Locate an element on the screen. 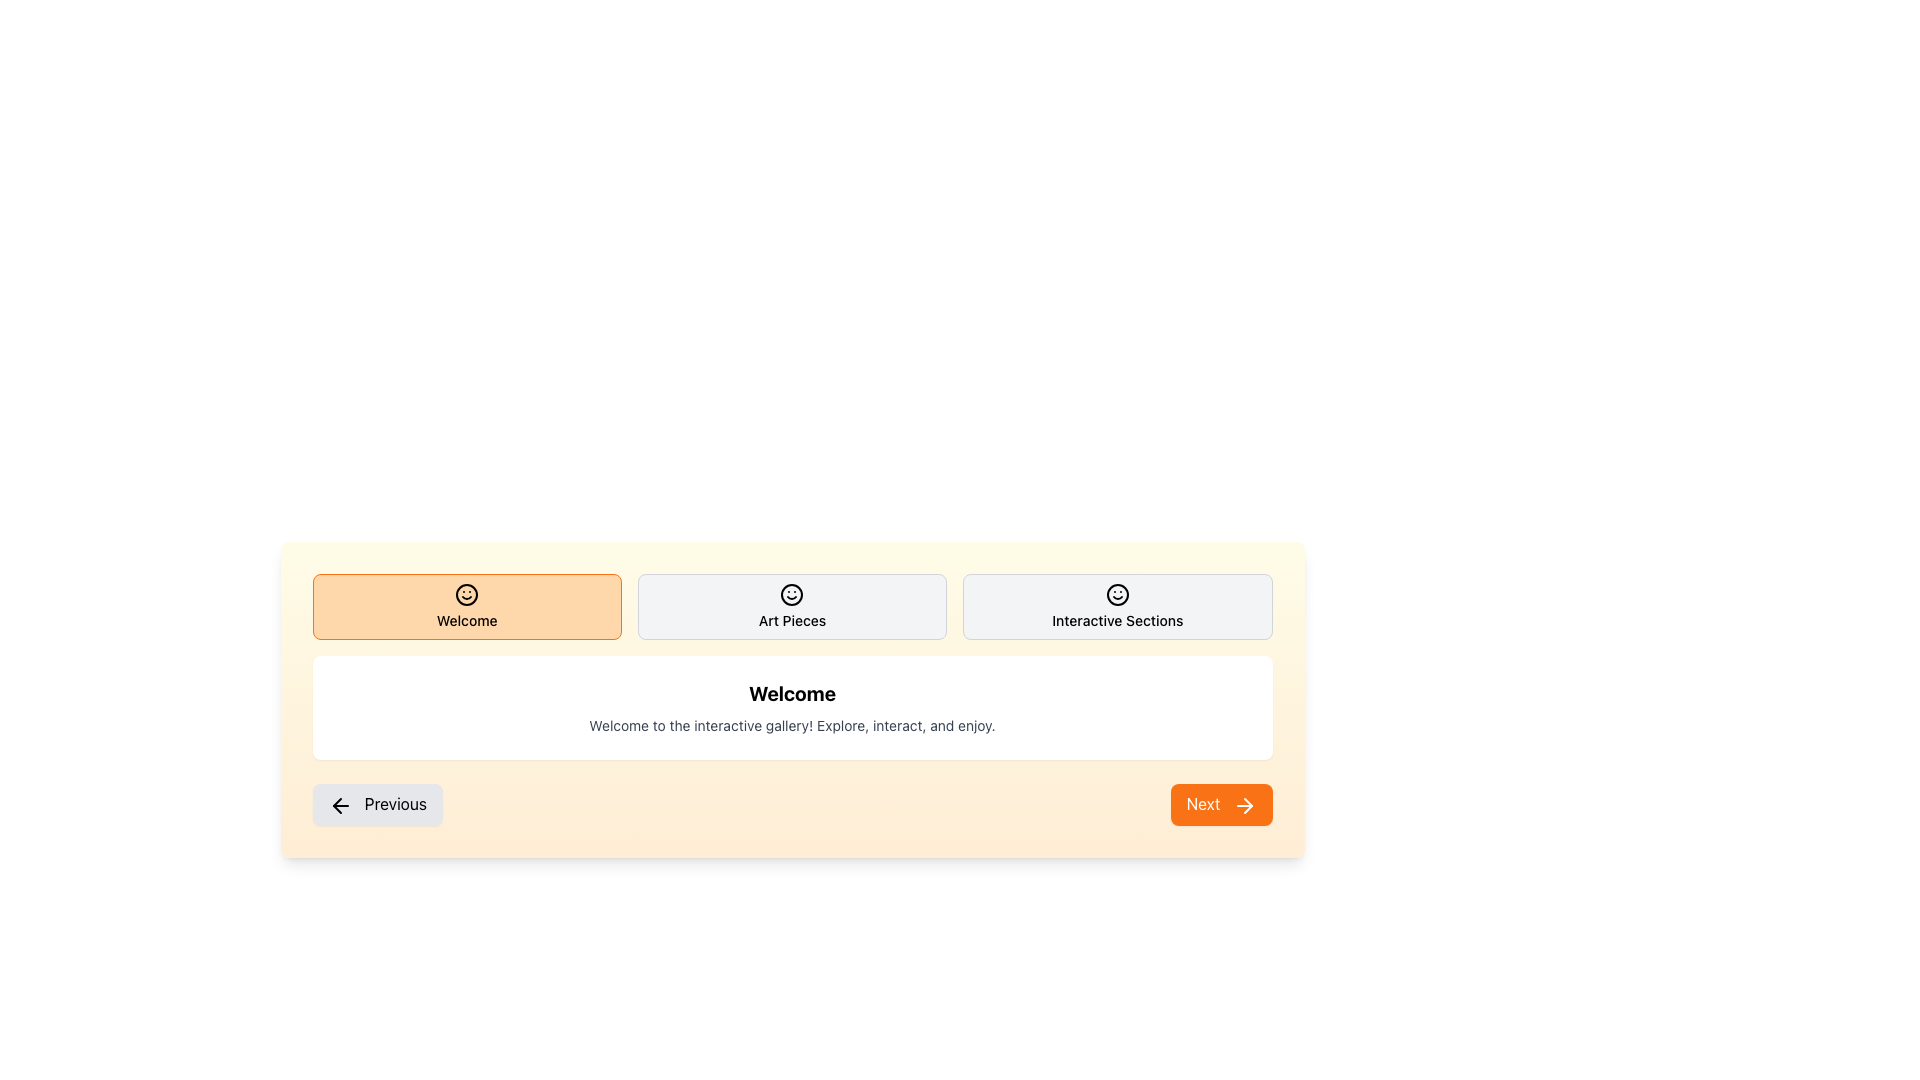  the leftward arrow icon inside the button labeled 'Previous', which is located at the bottom-left corner of the section is located at coordinates (340, 804).